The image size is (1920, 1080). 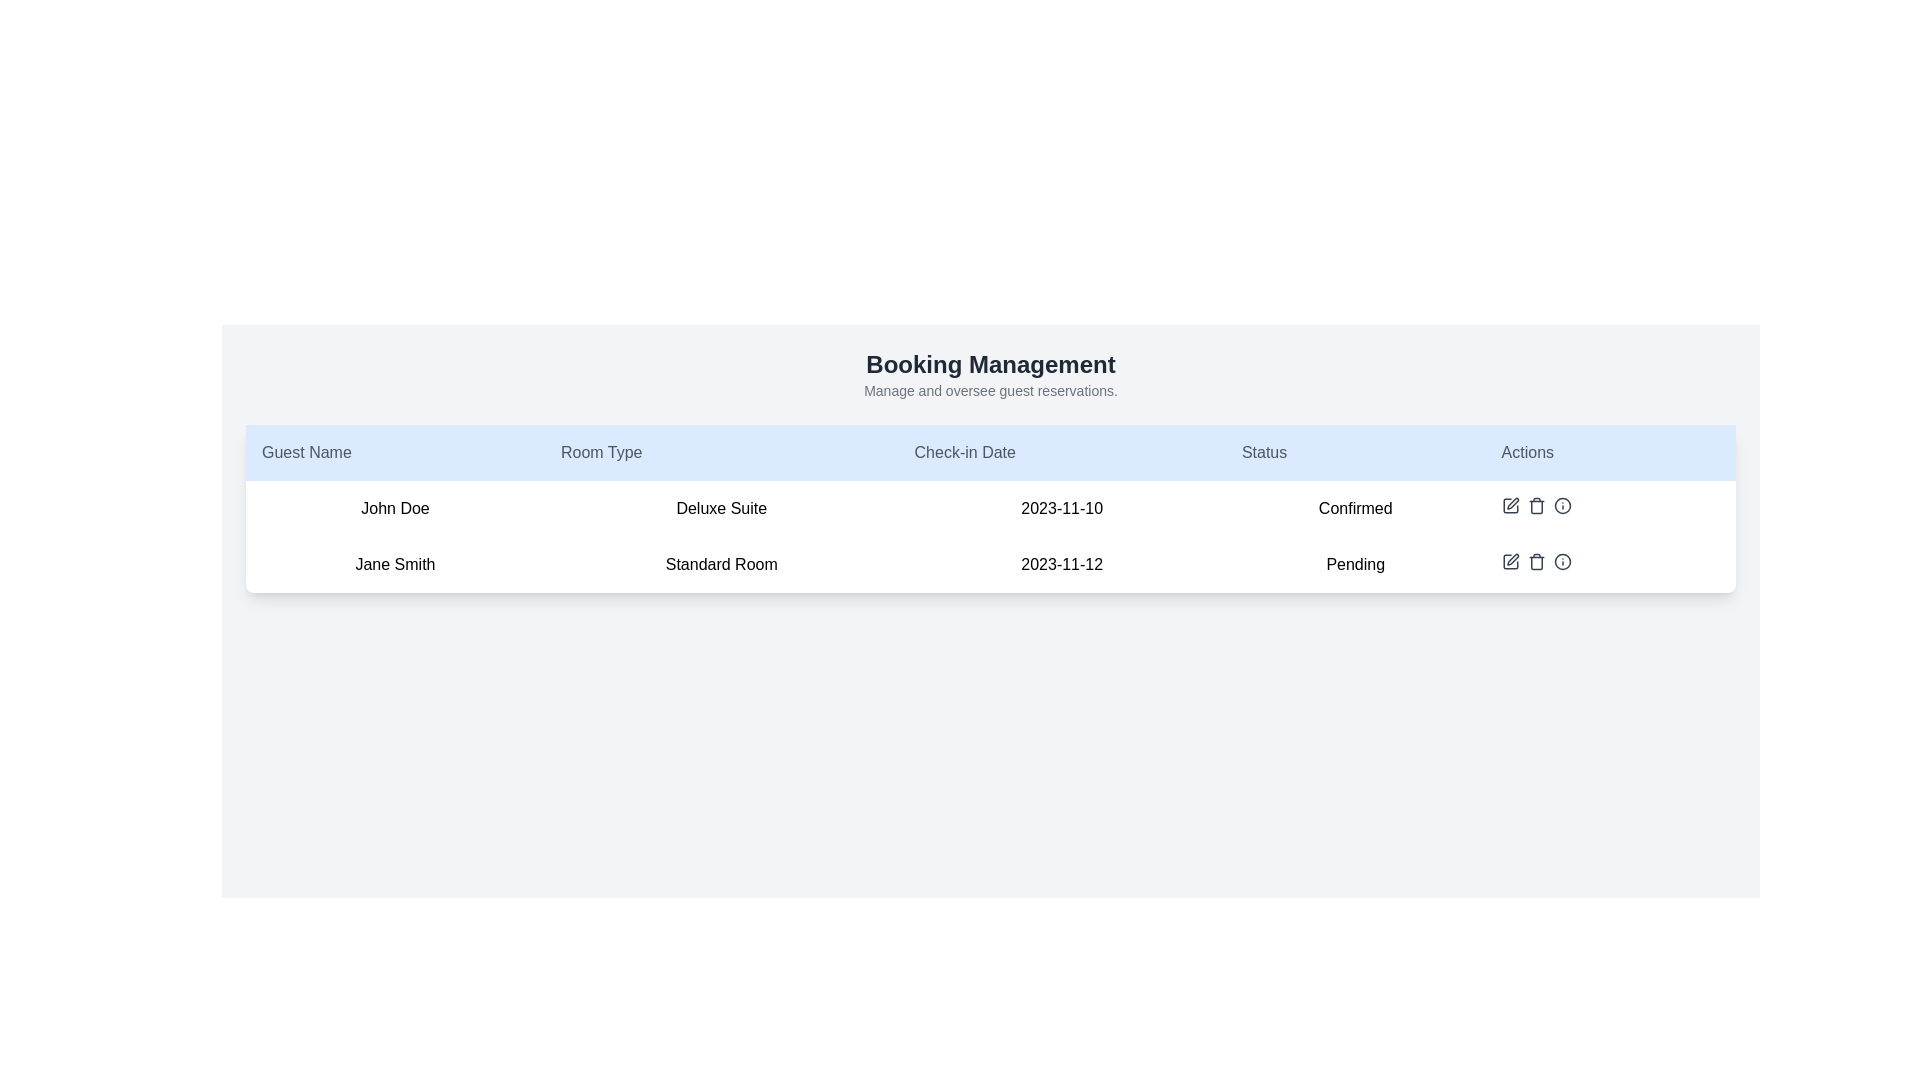 I want to click on the pen icon located in the 'Actions' column of the second row of the table, so click(x=1512, y=559).